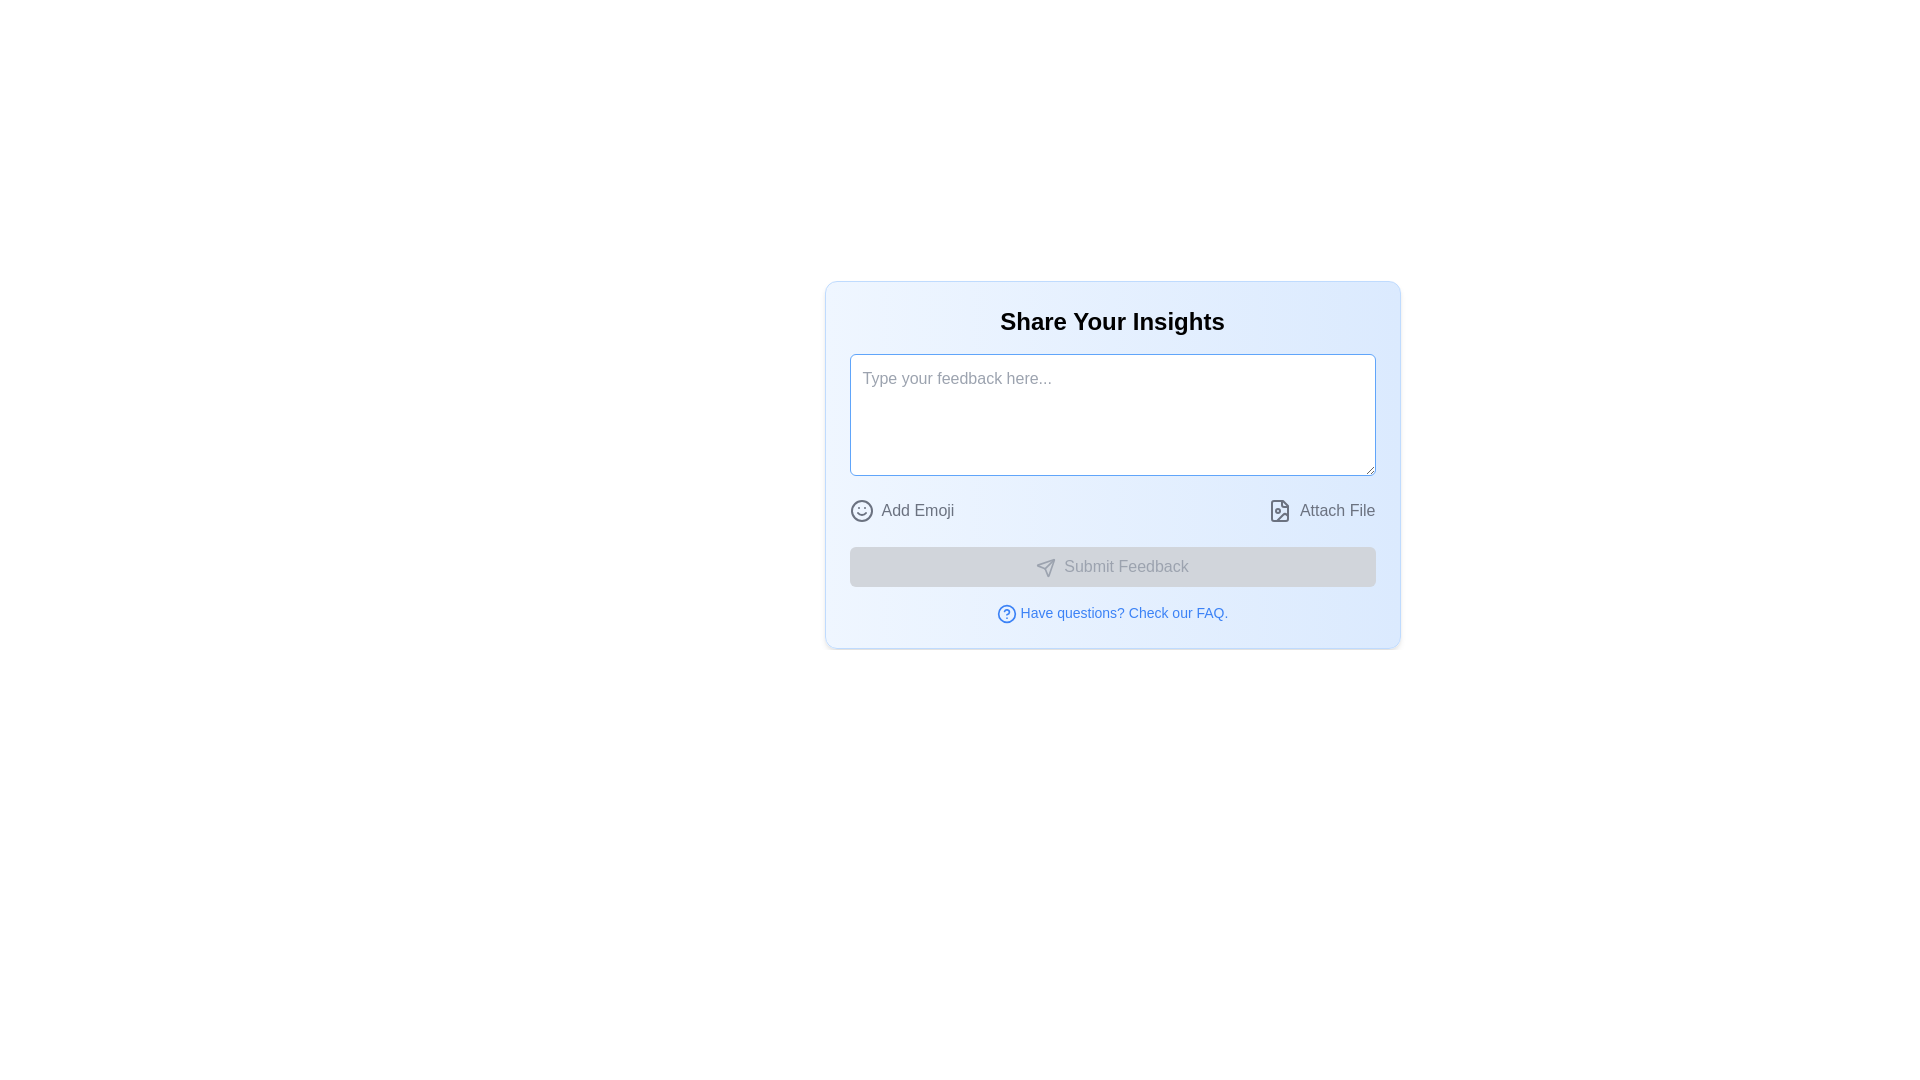  Describe the element at coordinates (861, 509) in the screenshot. I see `the circular SVG element that is part of the smiley face icon, located adjacent to the input field labeled 'Share Your Insights'` at that location.